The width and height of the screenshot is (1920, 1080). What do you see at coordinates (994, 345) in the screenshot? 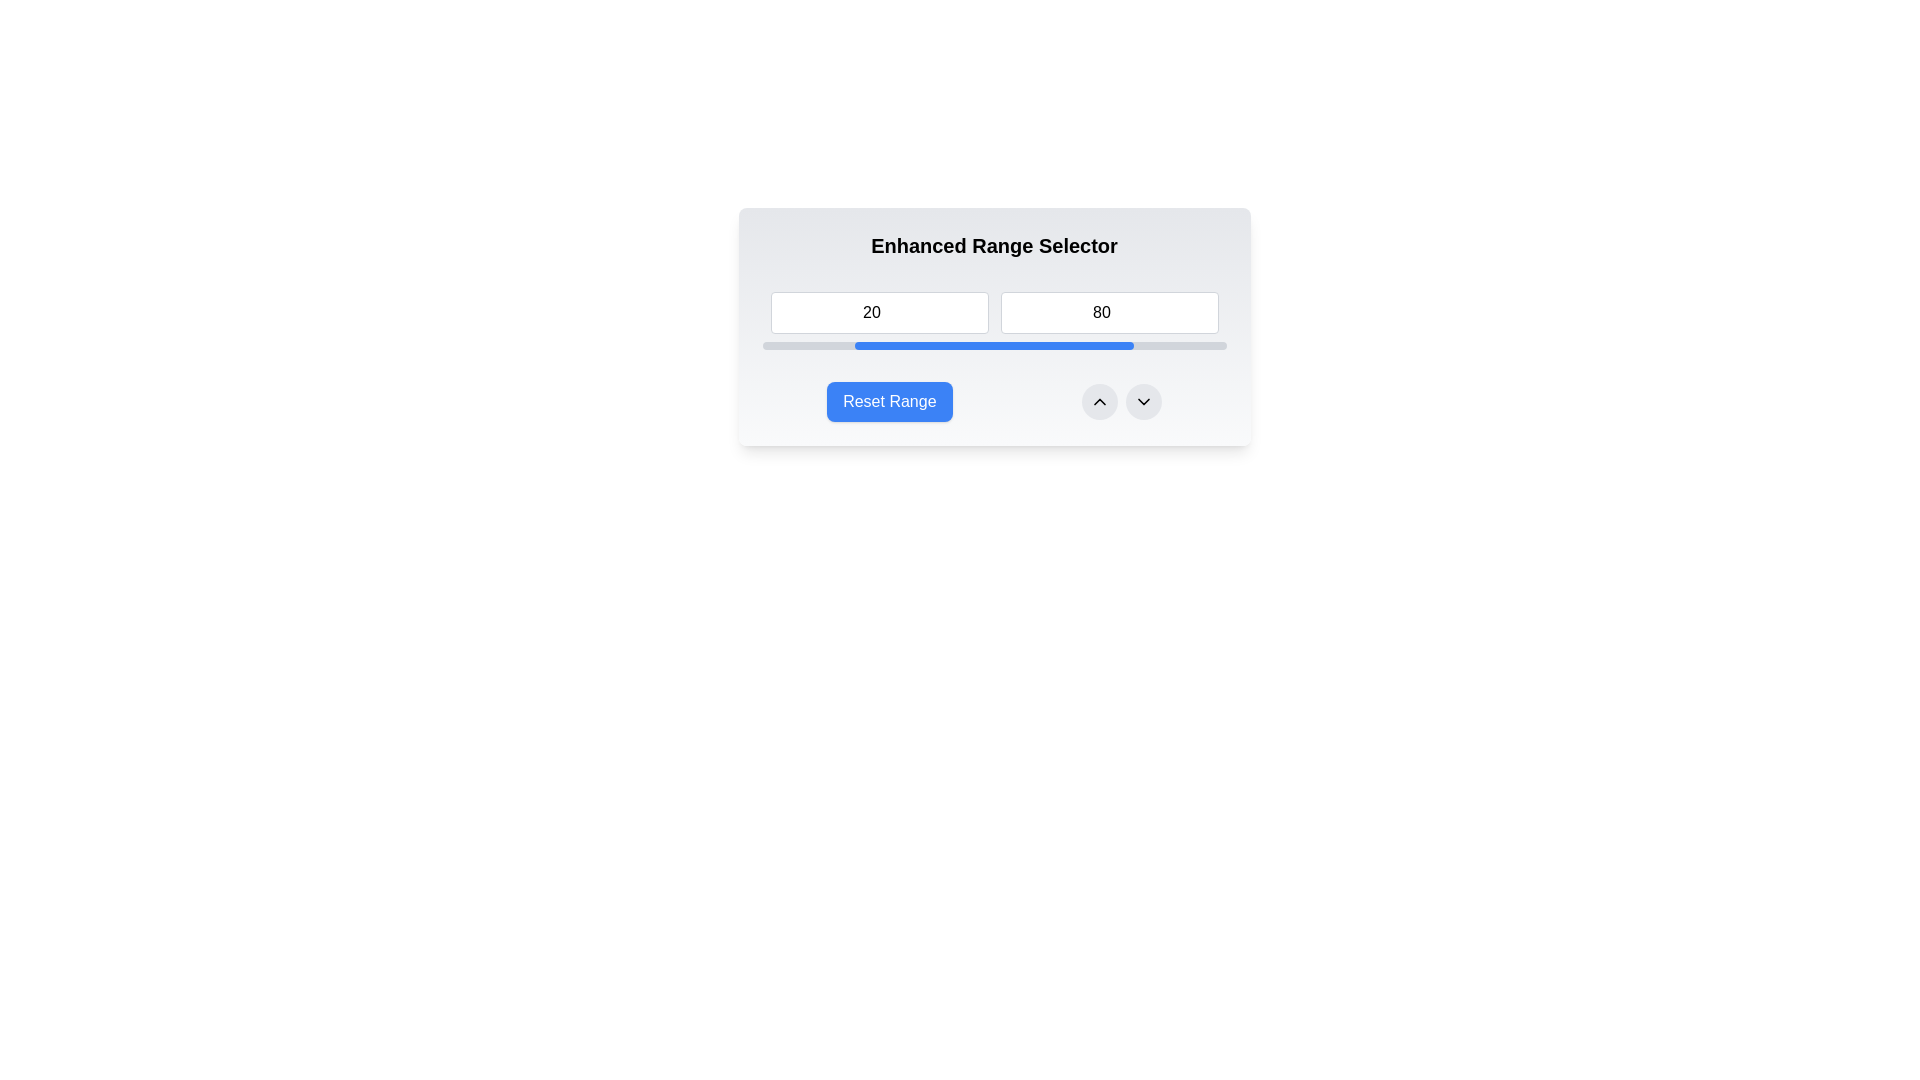
I see `the visual range indicator, which is a blue horizontal bar with rounded ends, centered within a larger gray slider bar located below the numerical input fields labeled '20' and '80'` at bounding box center [994, 345].